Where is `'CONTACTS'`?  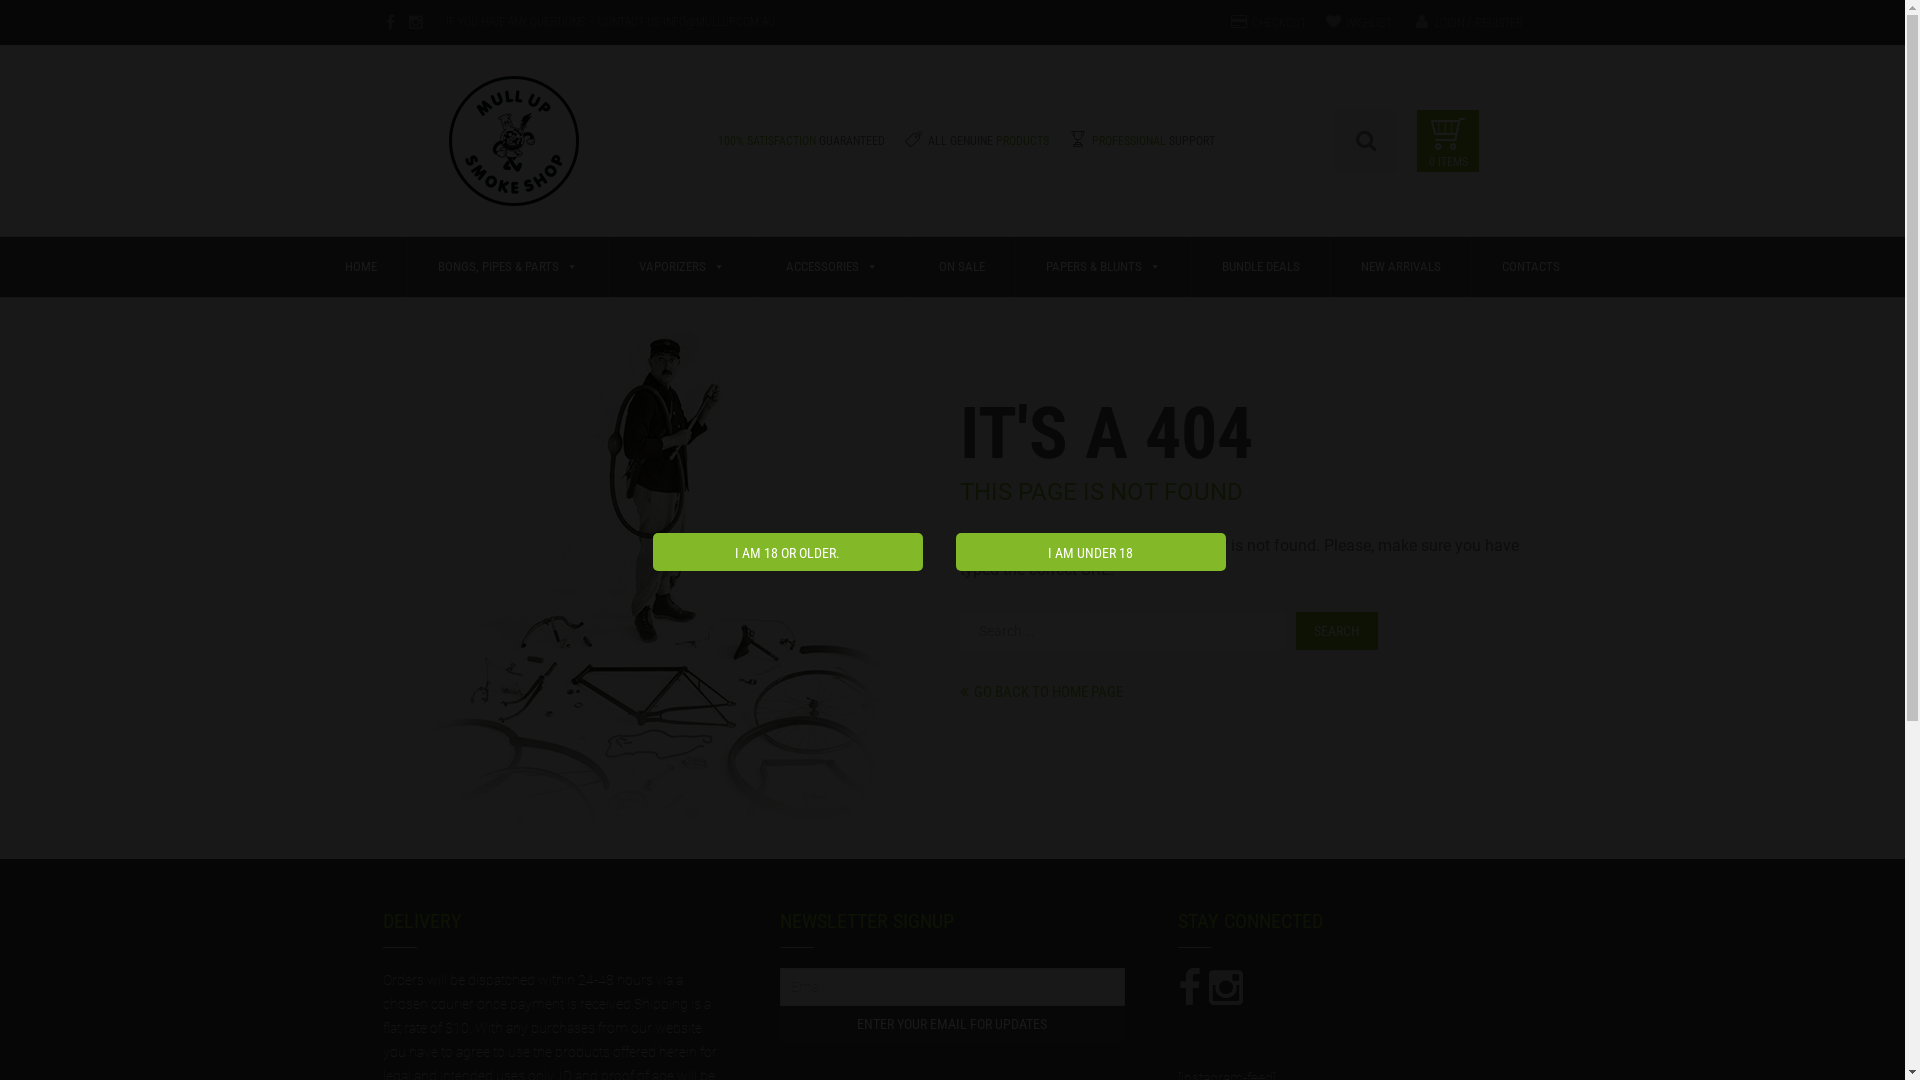 'CONTACTS' is located at coordinates (1530, 265).